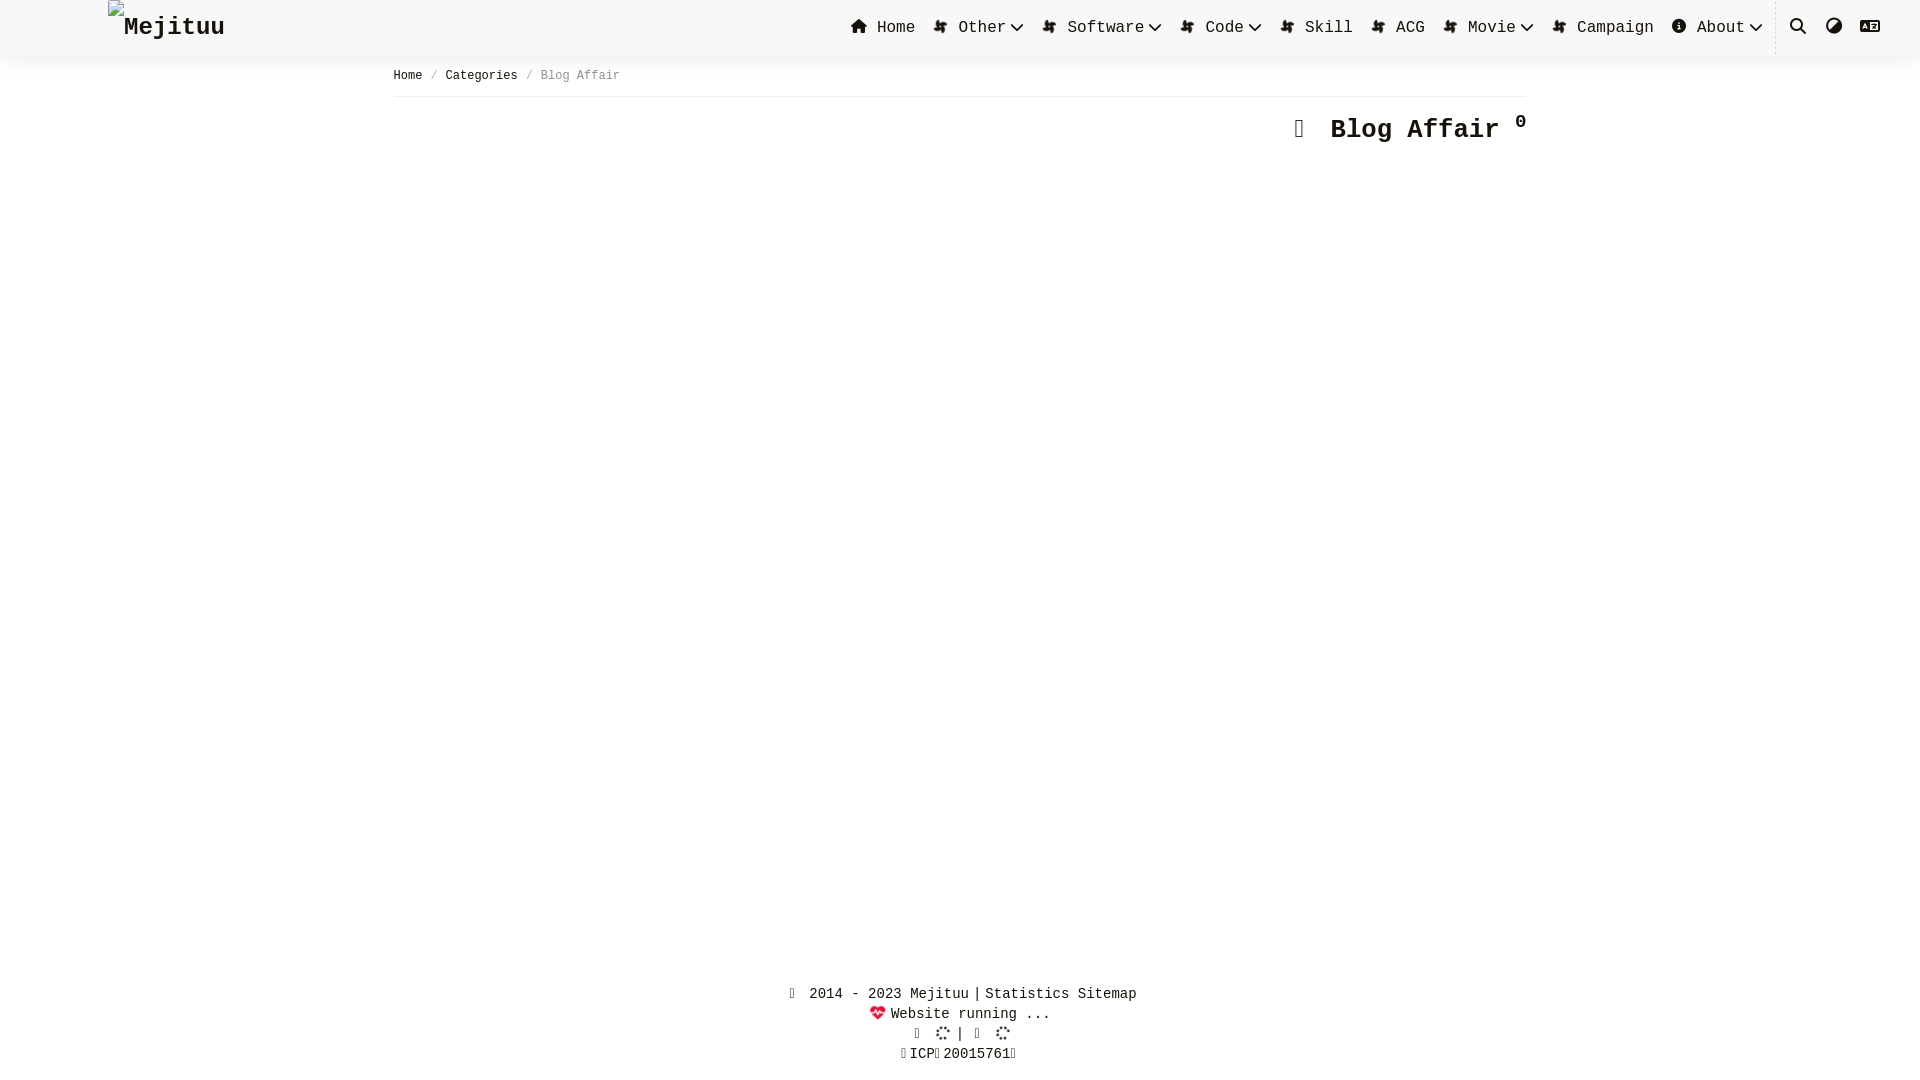 This screenshot has height=1080, width=1920. What do you see at coordinates (1315, 27) in the screenshot?
I see `'Skill'` at bounding box center [1315, 27].